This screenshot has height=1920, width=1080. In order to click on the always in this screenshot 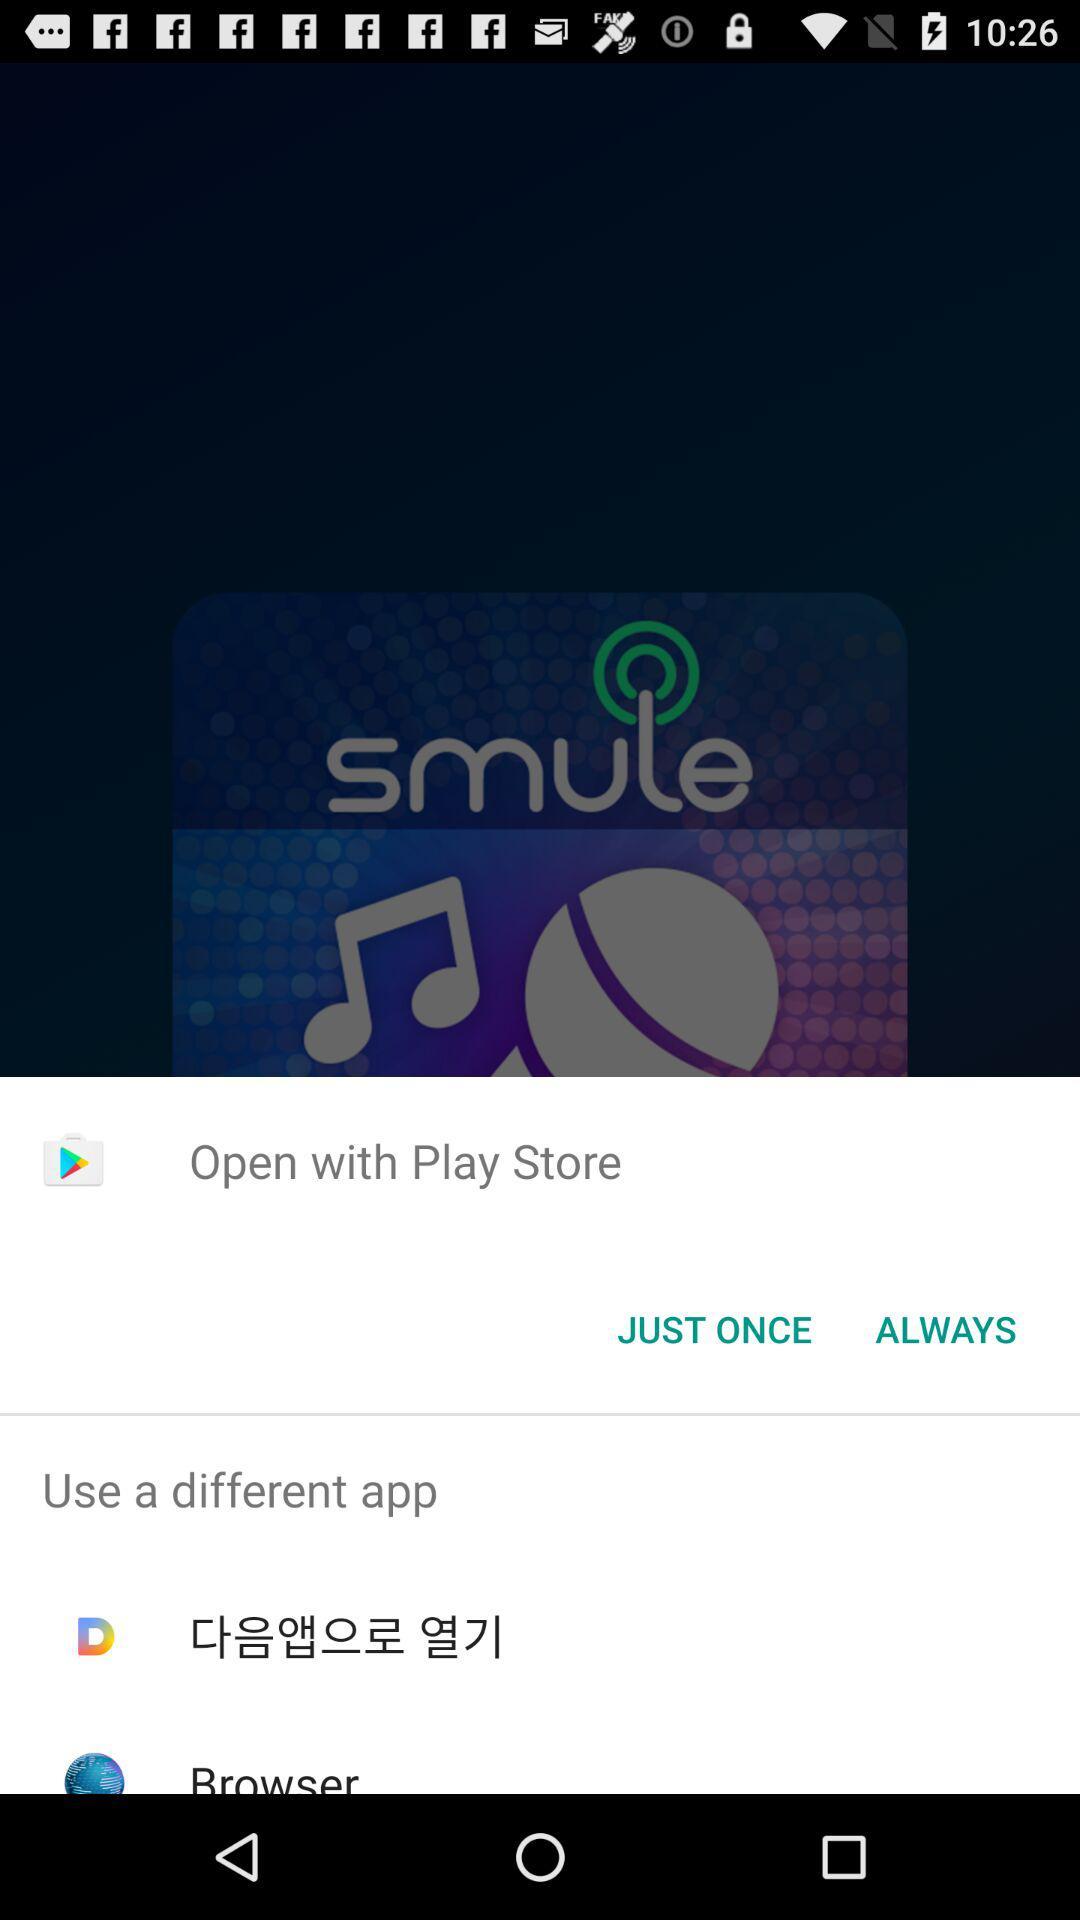, I will do `click(945, 1329)`.